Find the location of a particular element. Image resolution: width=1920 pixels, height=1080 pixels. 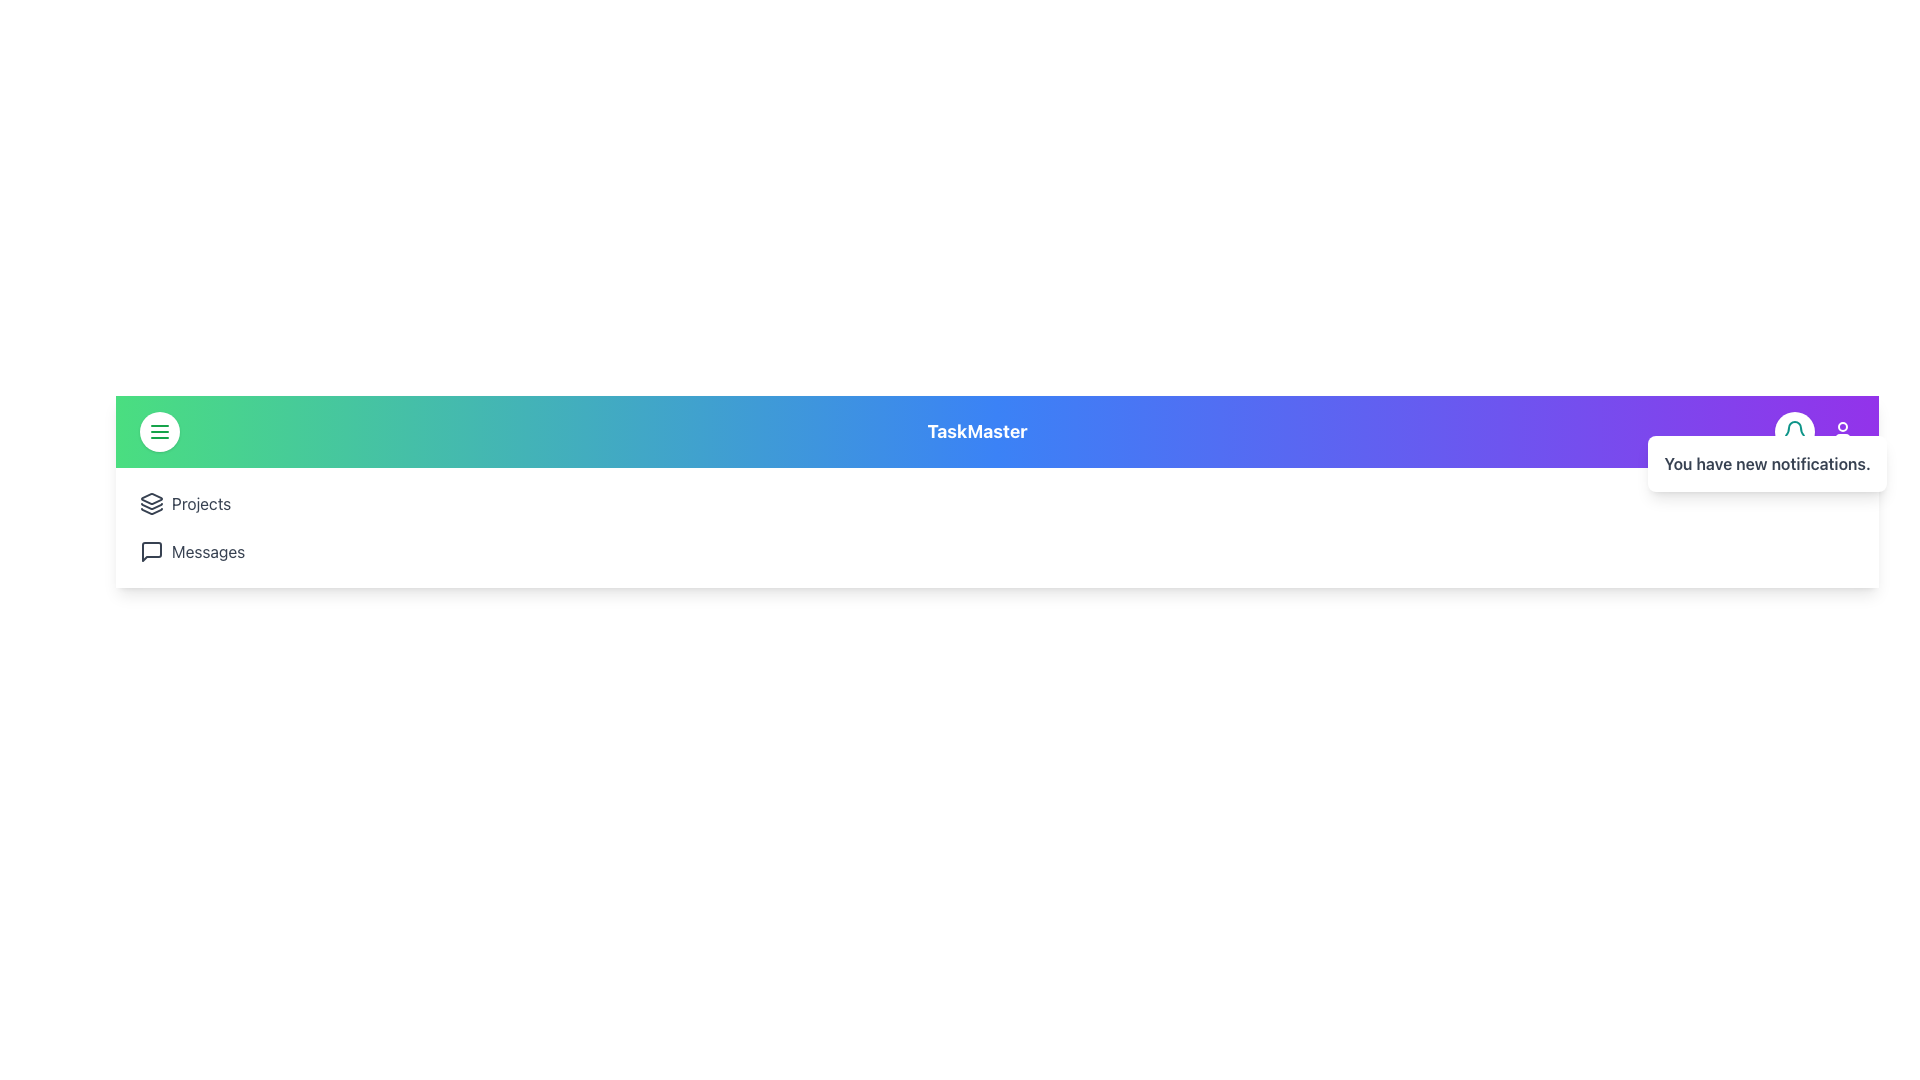

the teal bell-shaped icon located in the upper-right corner of the purple header section is located at coordinates (1795, 428).